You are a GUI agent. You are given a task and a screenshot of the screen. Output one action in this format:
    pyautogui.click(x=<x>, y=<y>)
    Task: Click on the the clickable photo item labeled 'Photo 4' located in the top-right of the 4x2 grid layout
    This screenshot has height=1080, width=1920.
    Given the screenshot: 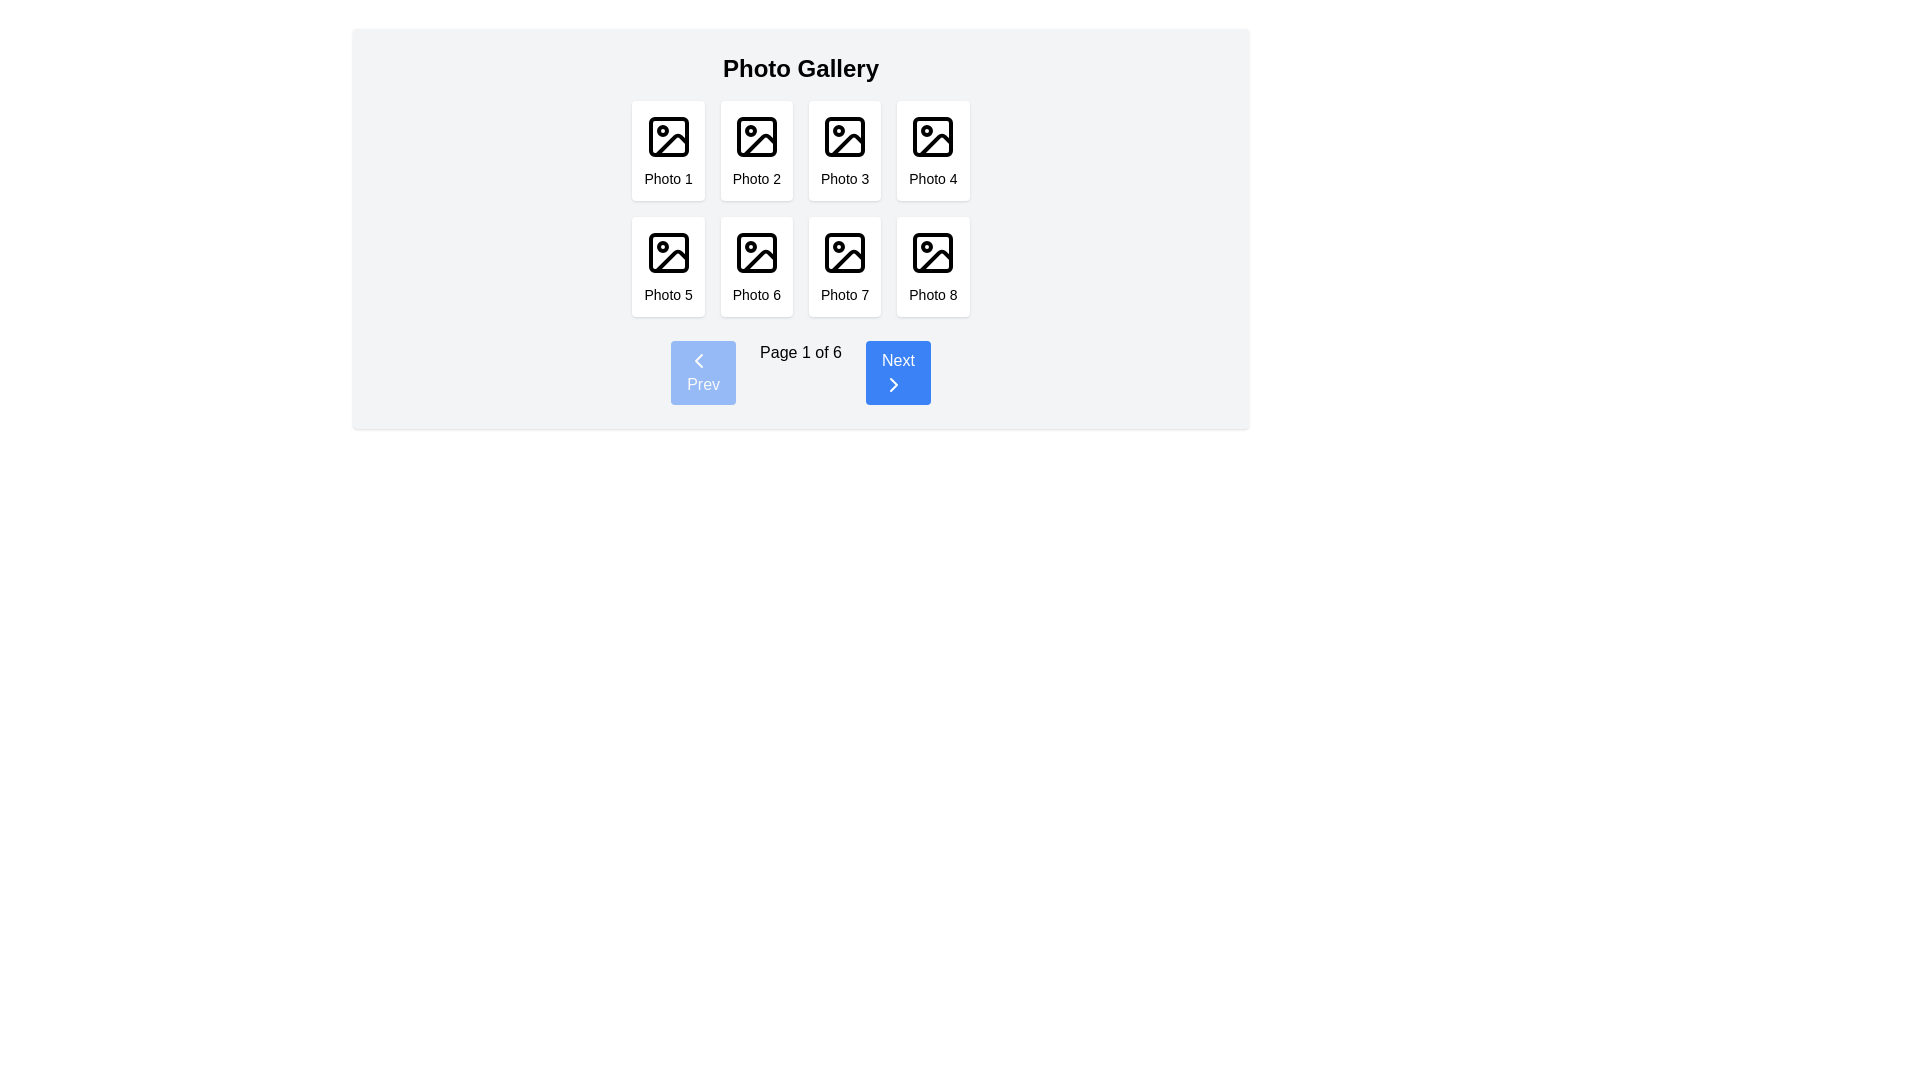 What is the action you would take?
    pyautogui.click(x=932, y=149)
    